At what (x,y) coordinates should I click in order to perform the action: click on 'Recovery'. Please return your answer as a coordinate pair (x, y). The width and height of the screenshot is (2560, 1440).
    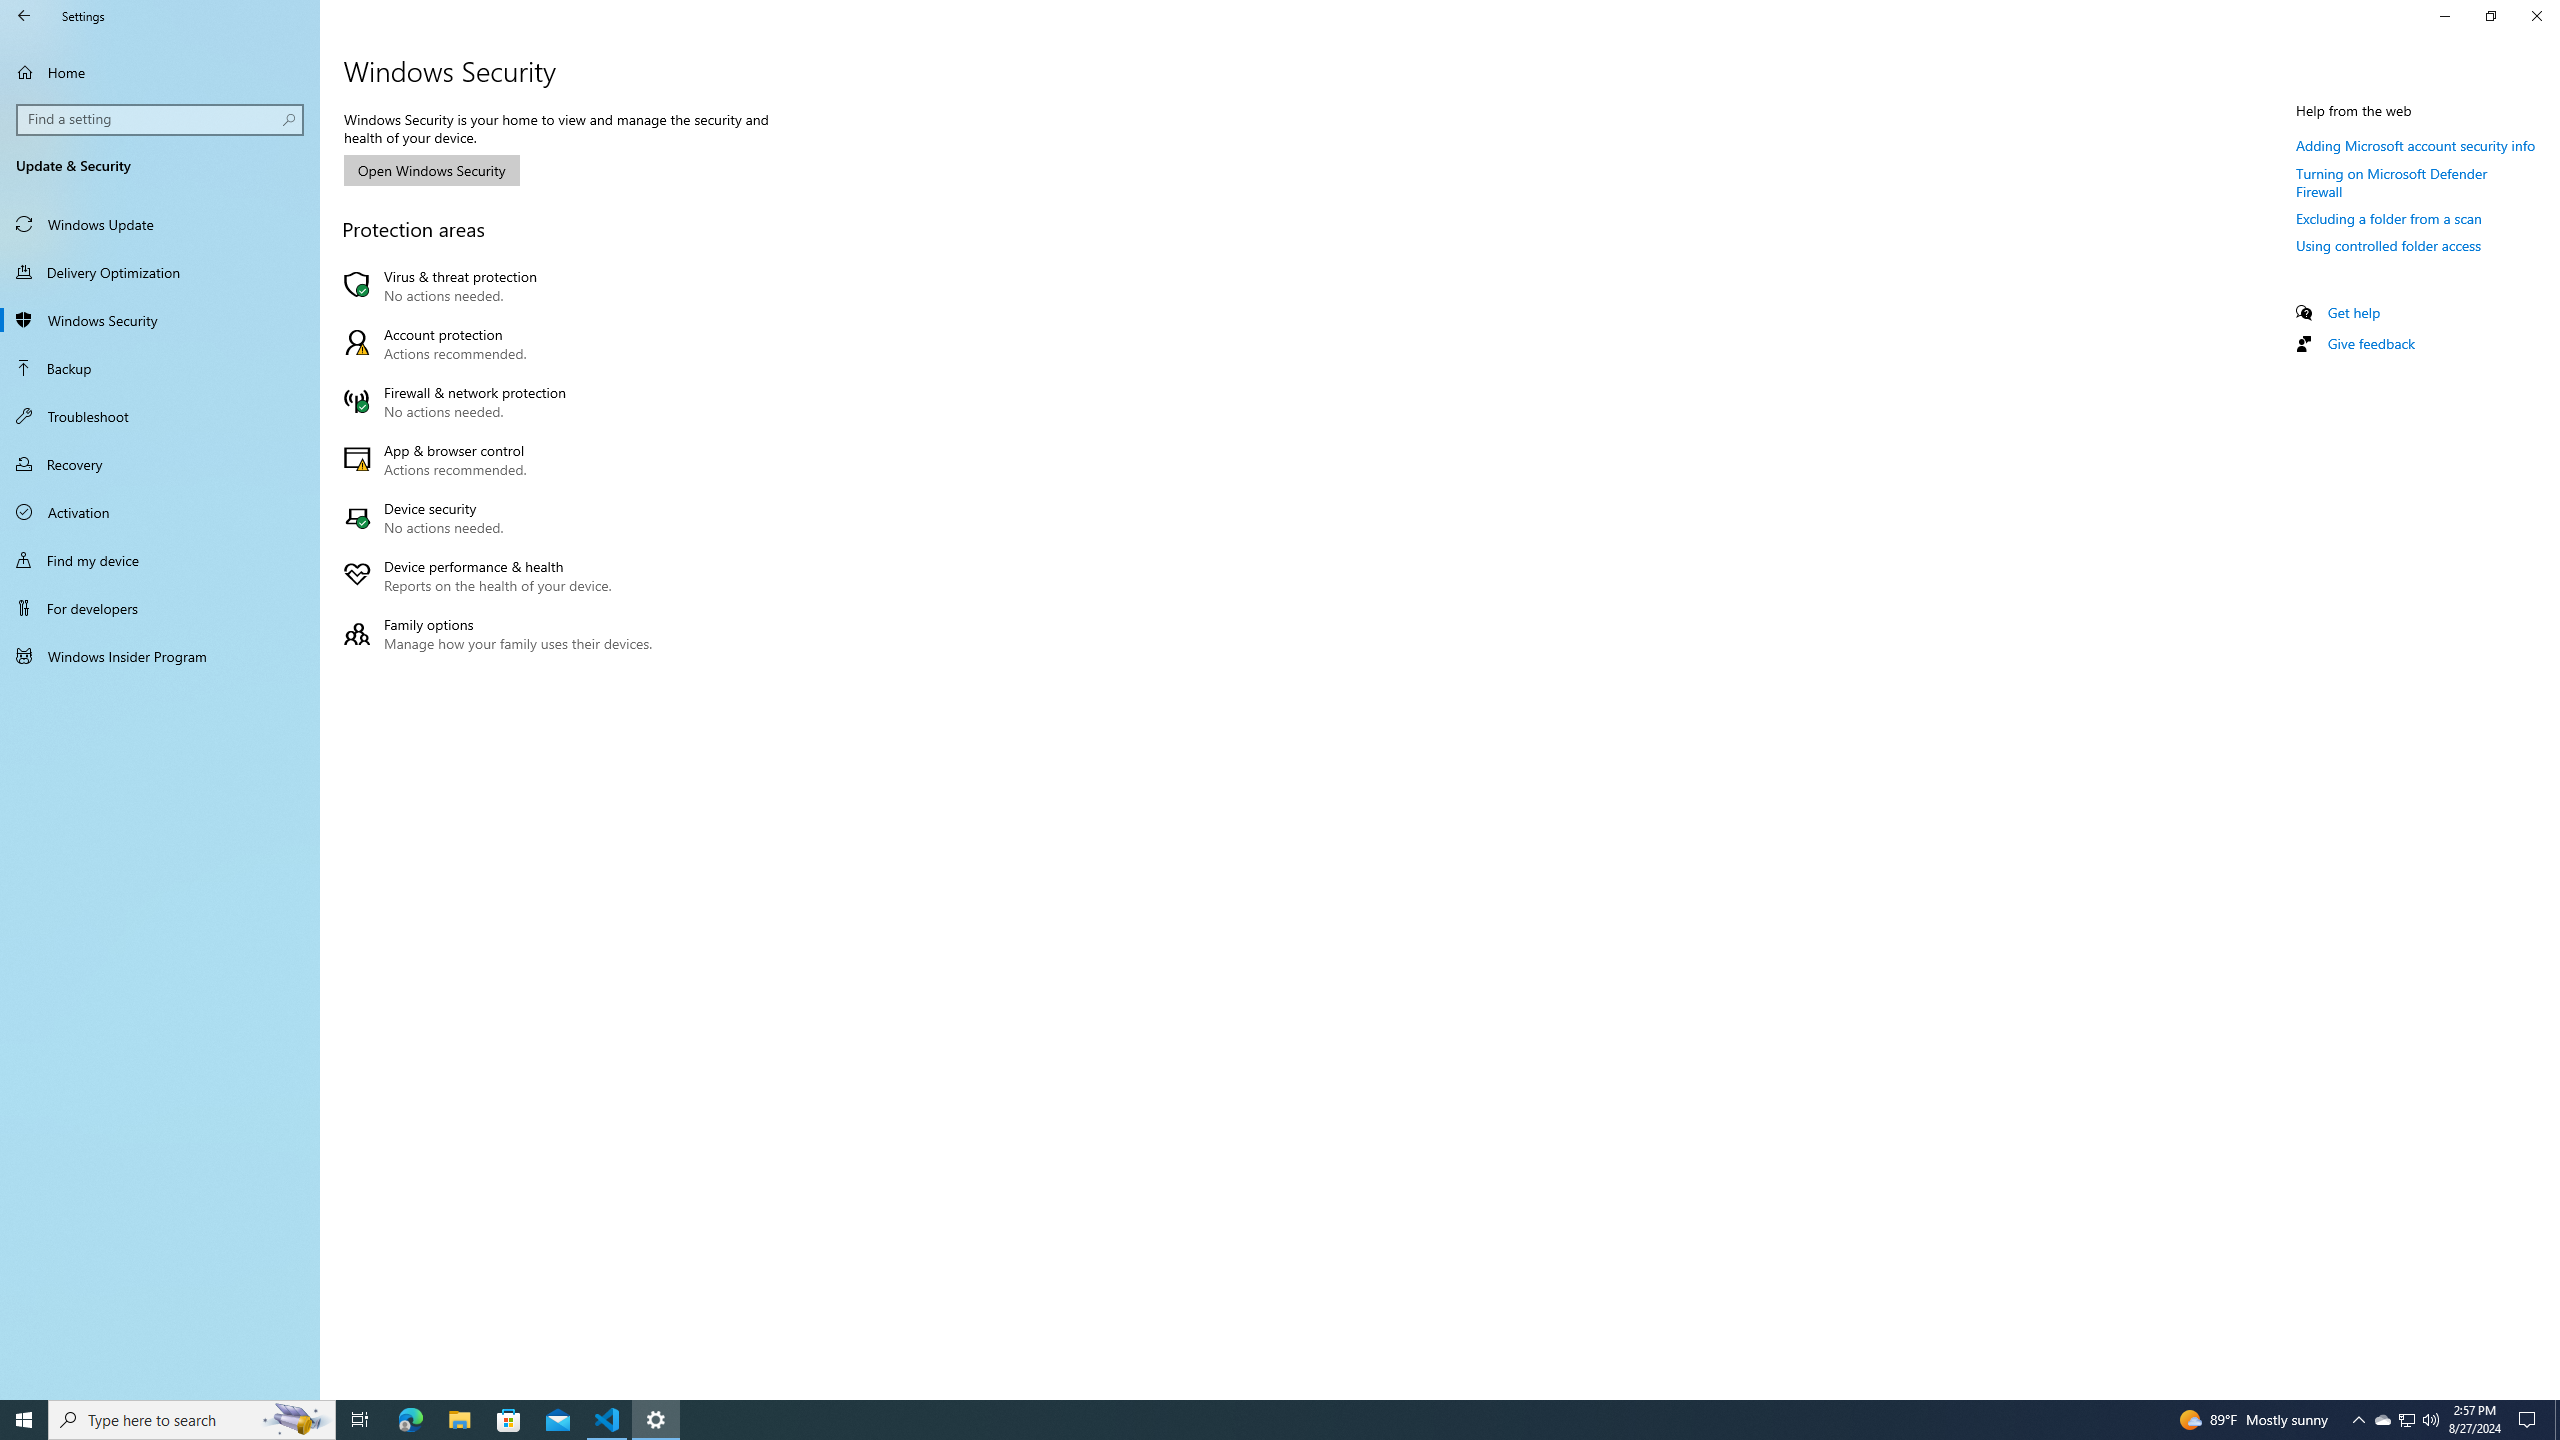
    Looking at the image, I should click on (159, 463).